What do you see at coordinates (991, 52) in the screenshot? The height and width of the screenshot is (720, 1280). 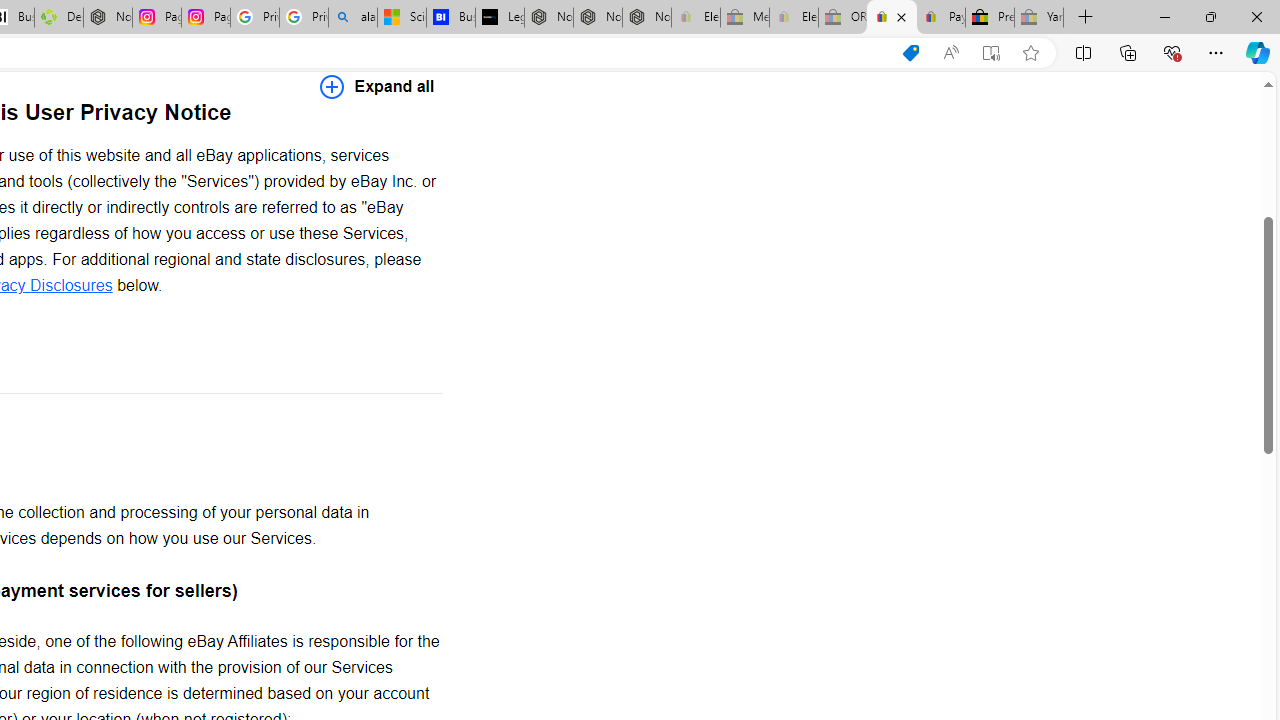 I see `'Enter Immersive Reader (F9)'` at bounding box center [991, 52].